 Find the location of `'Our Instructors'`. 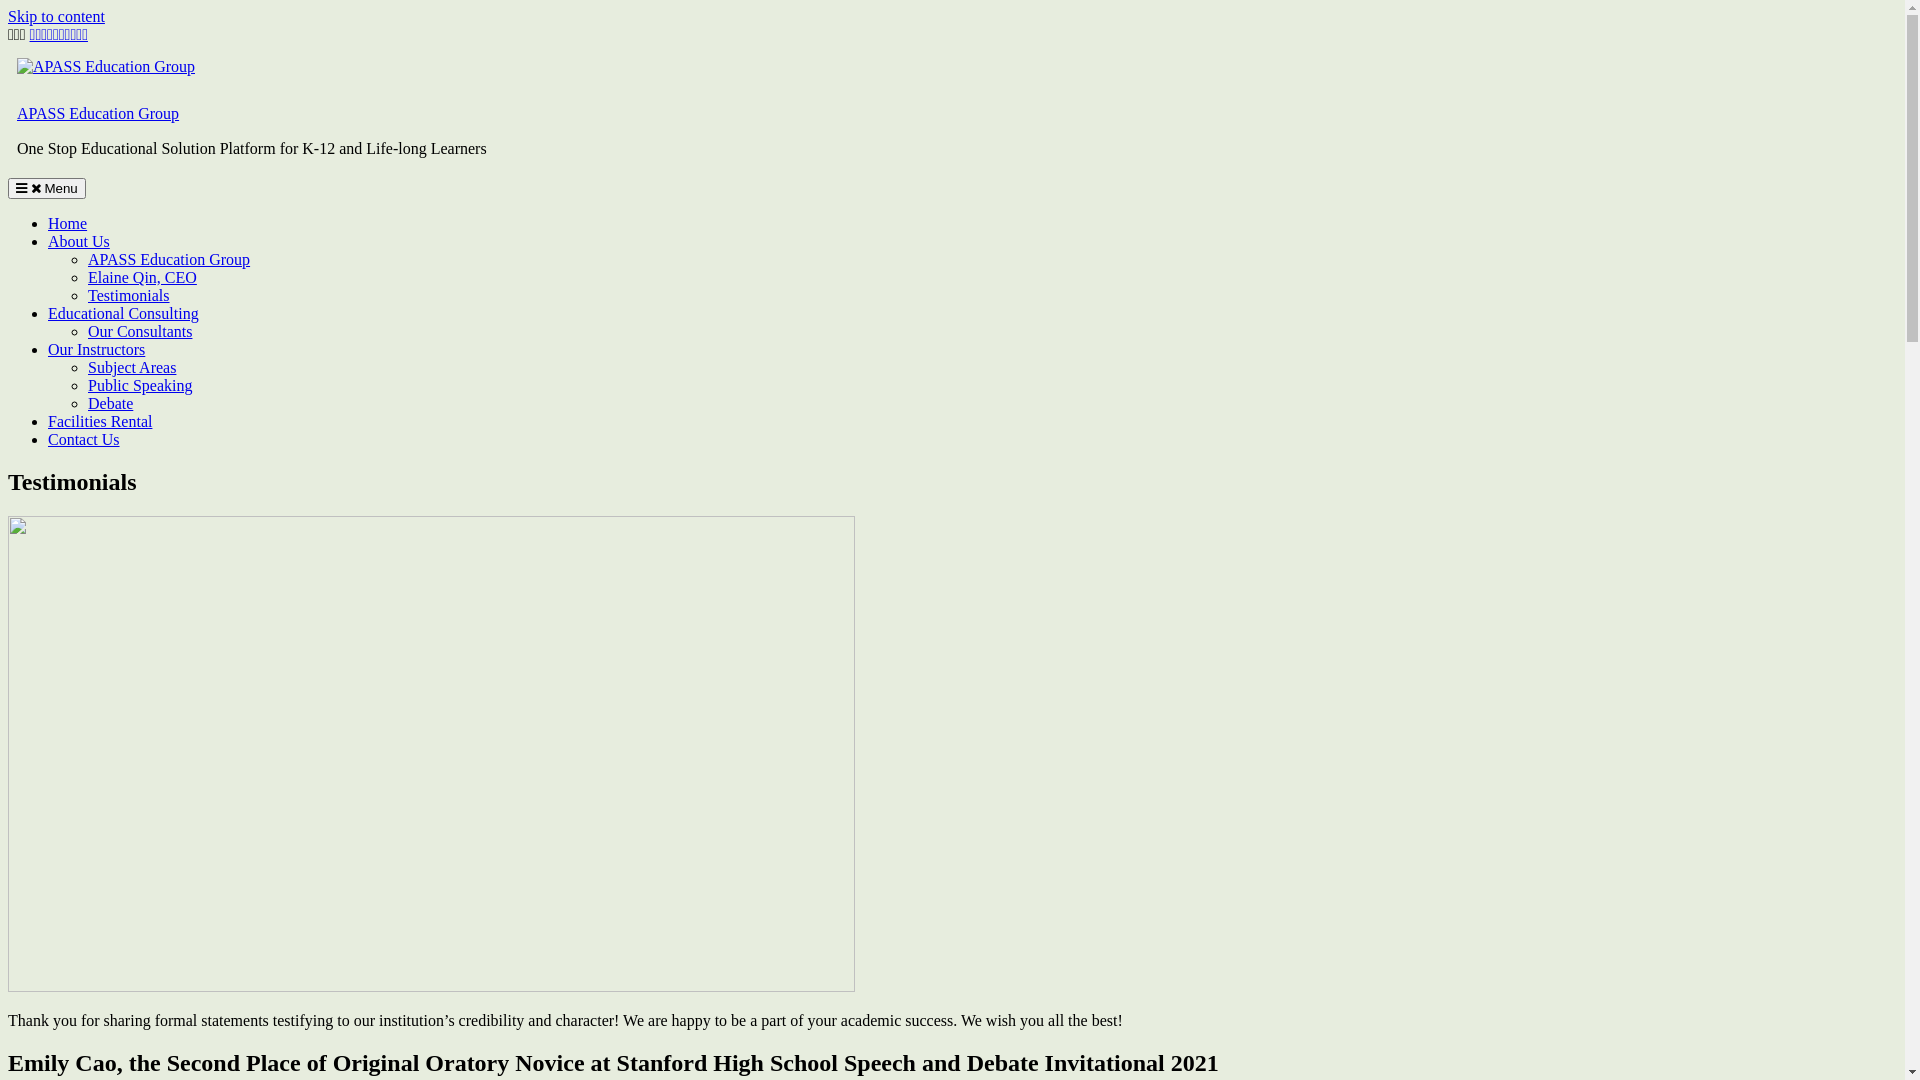

'Our Instructors' is located at coordinates (95, 348).